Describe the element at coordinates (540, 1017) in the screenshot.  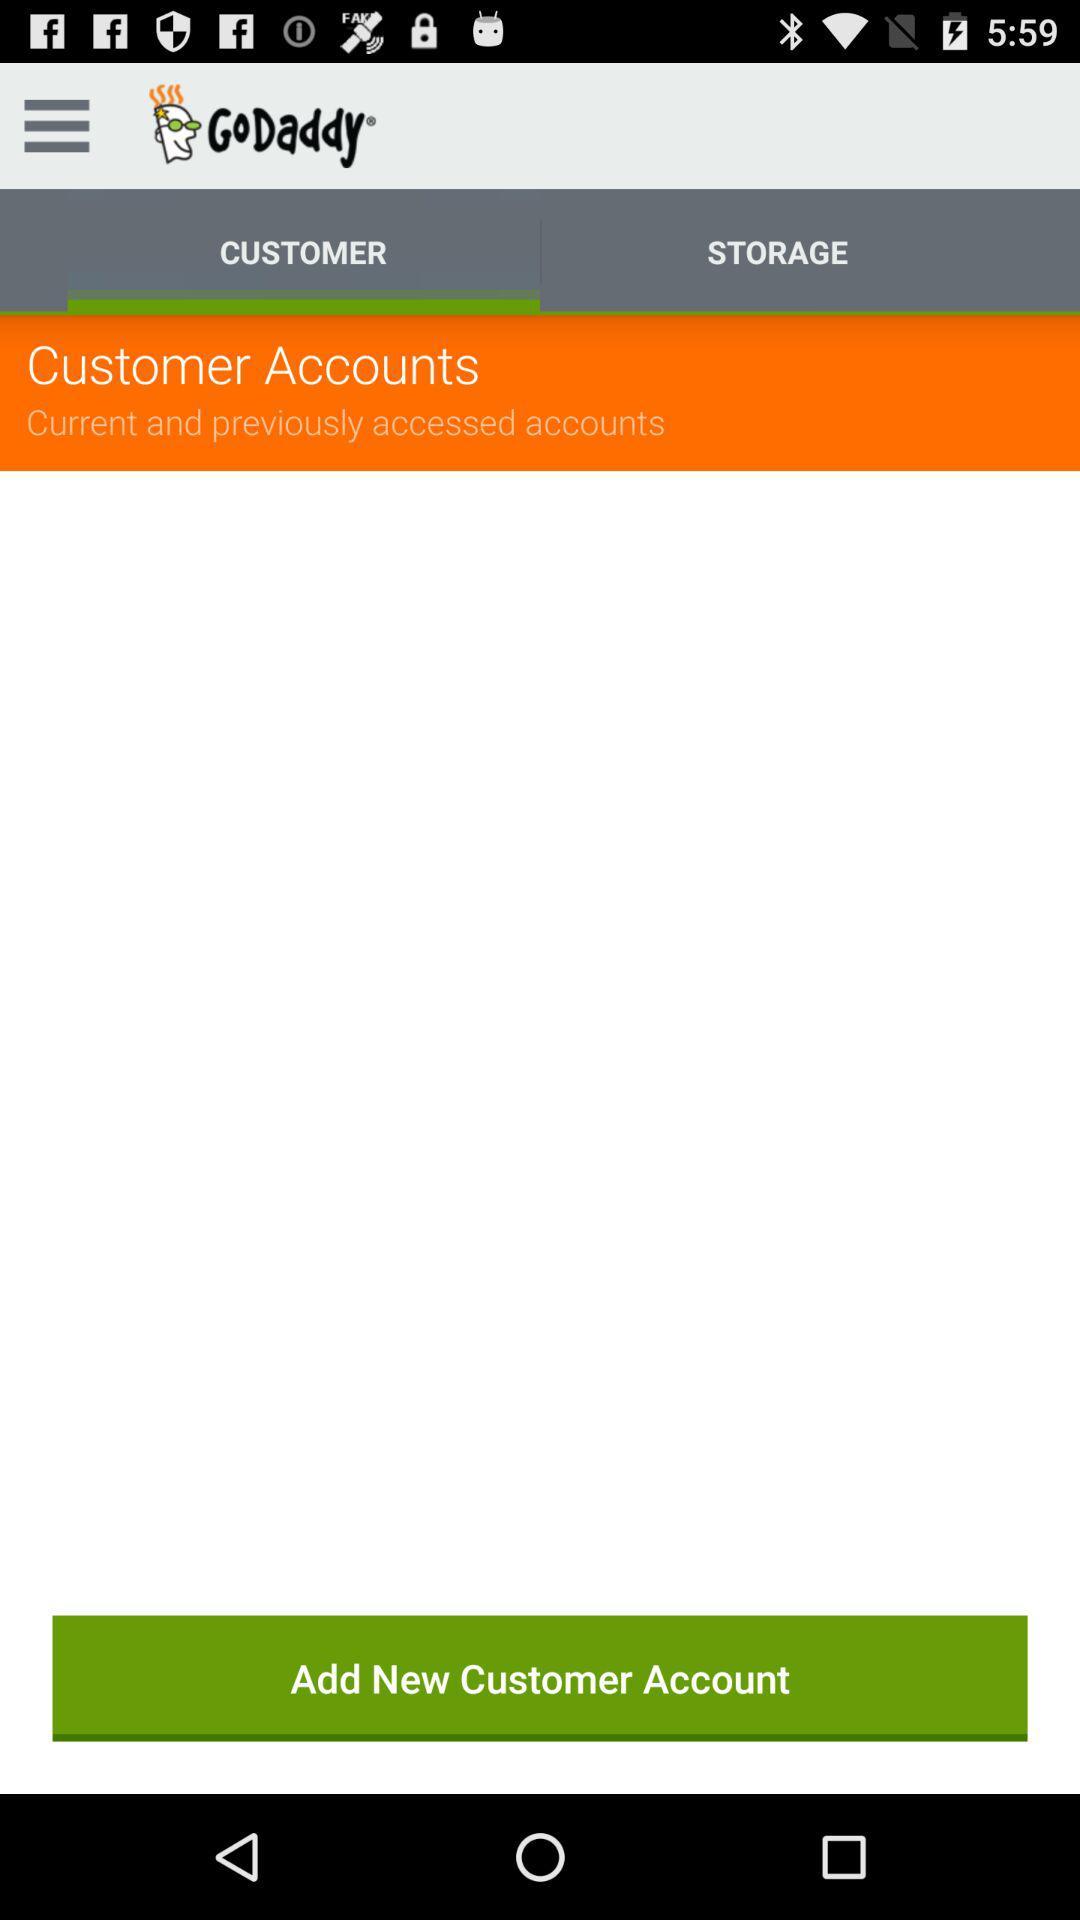
I see `the item above the add new customer` at that location.